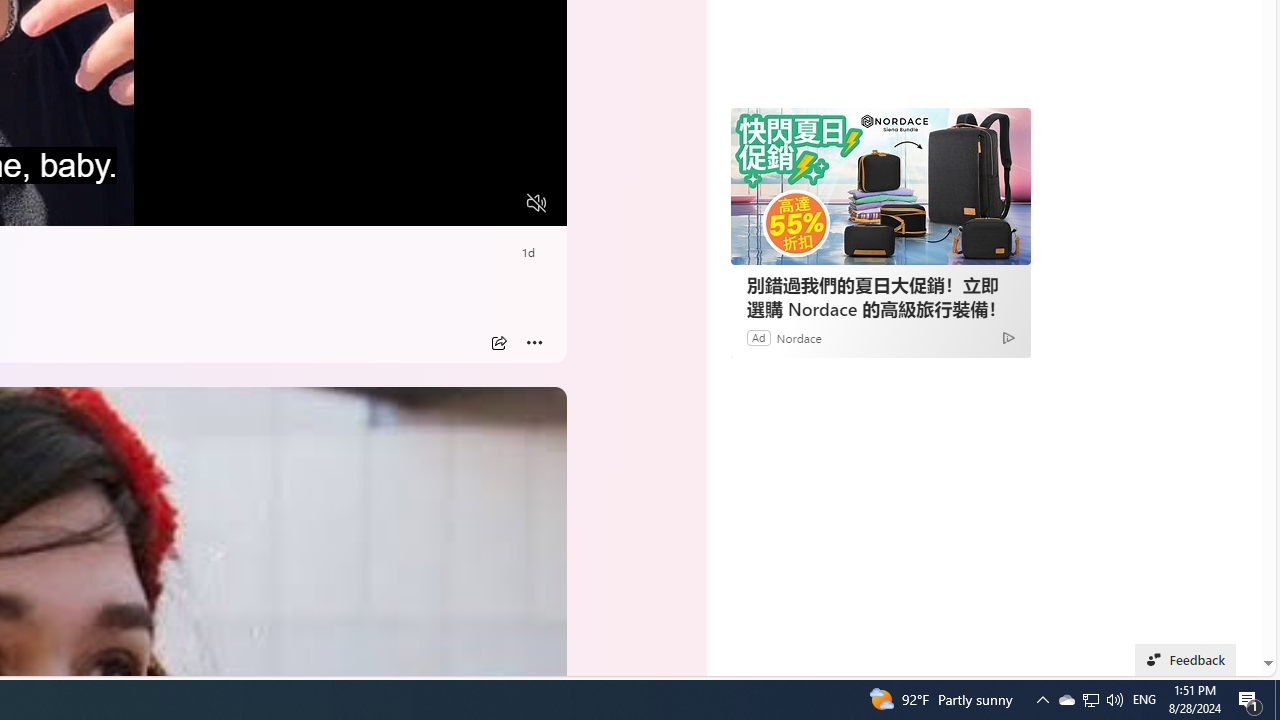 The width and height of the screenshot is (1280, 720). I want to click on 'Quality Settings', so click(417, 203).